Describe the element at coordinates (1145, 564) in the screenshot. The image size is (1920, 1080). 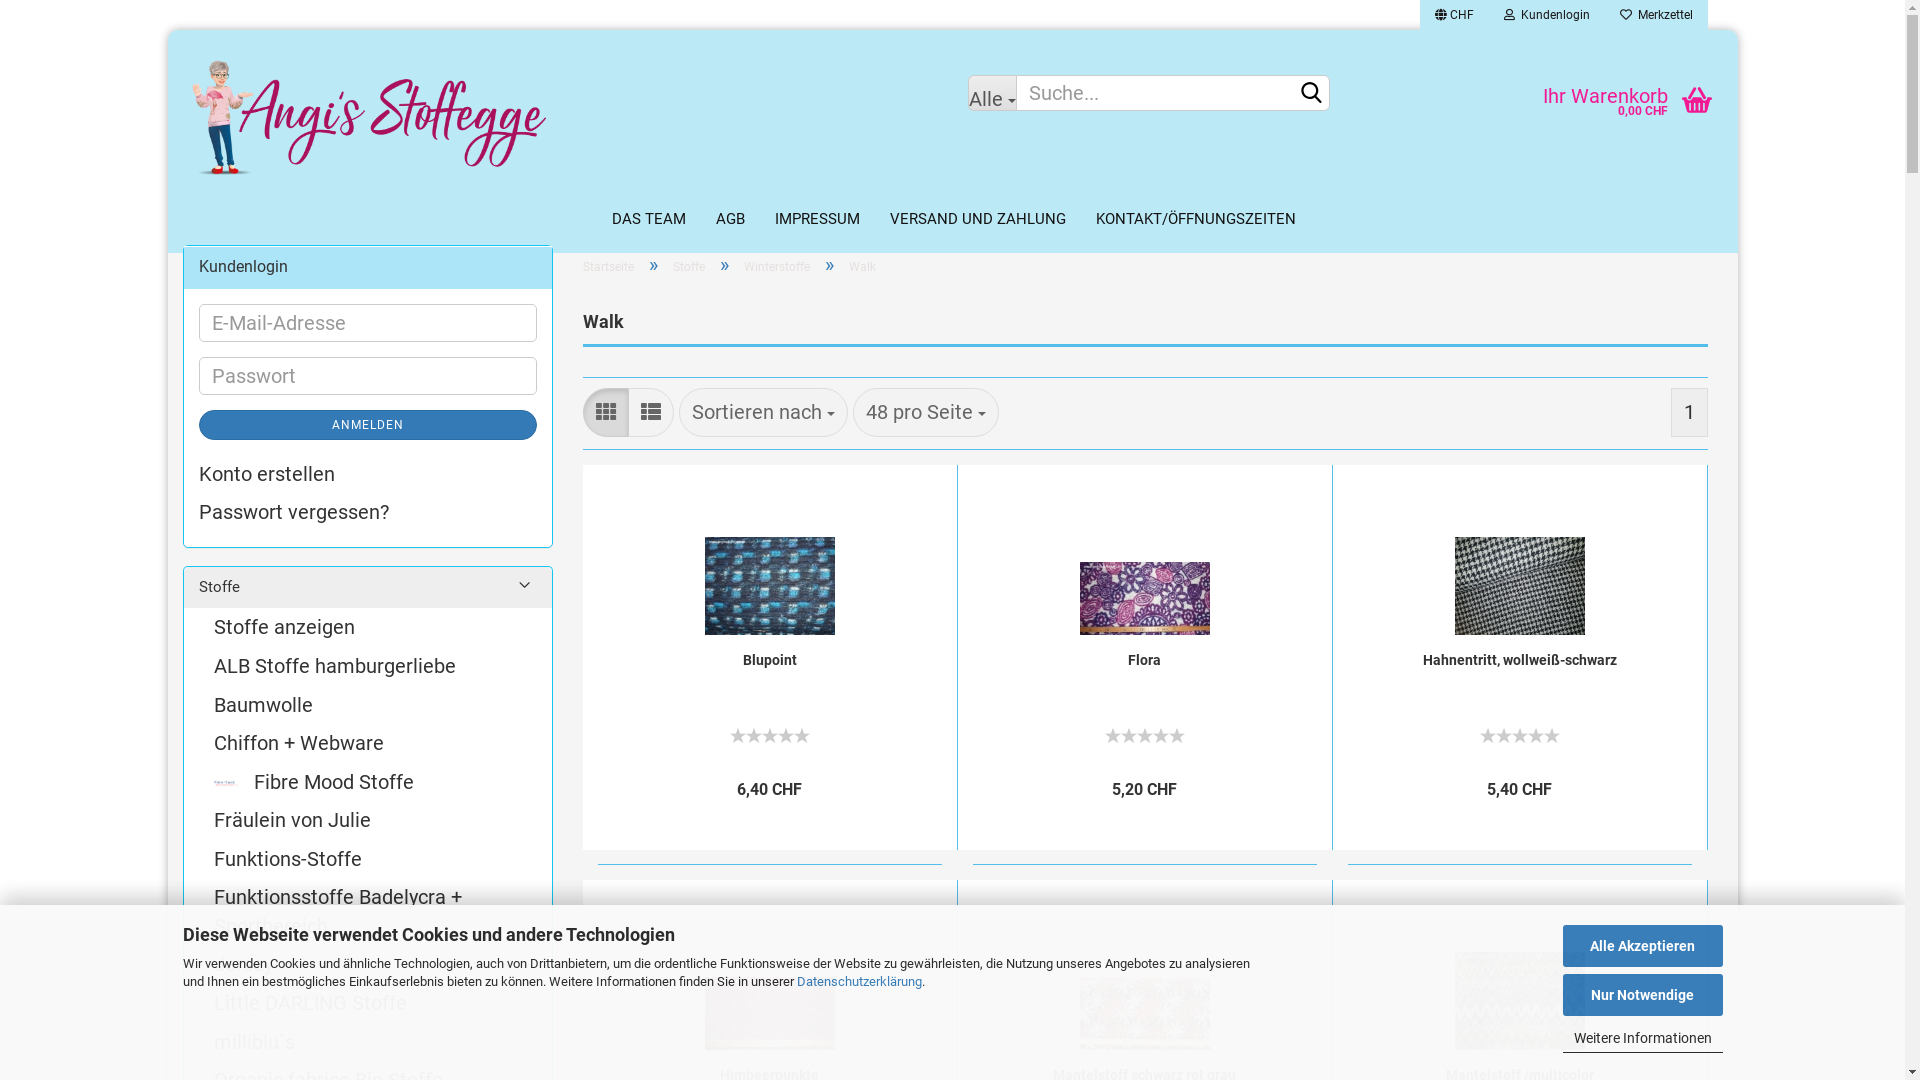
I see `'Flora'` at that location.